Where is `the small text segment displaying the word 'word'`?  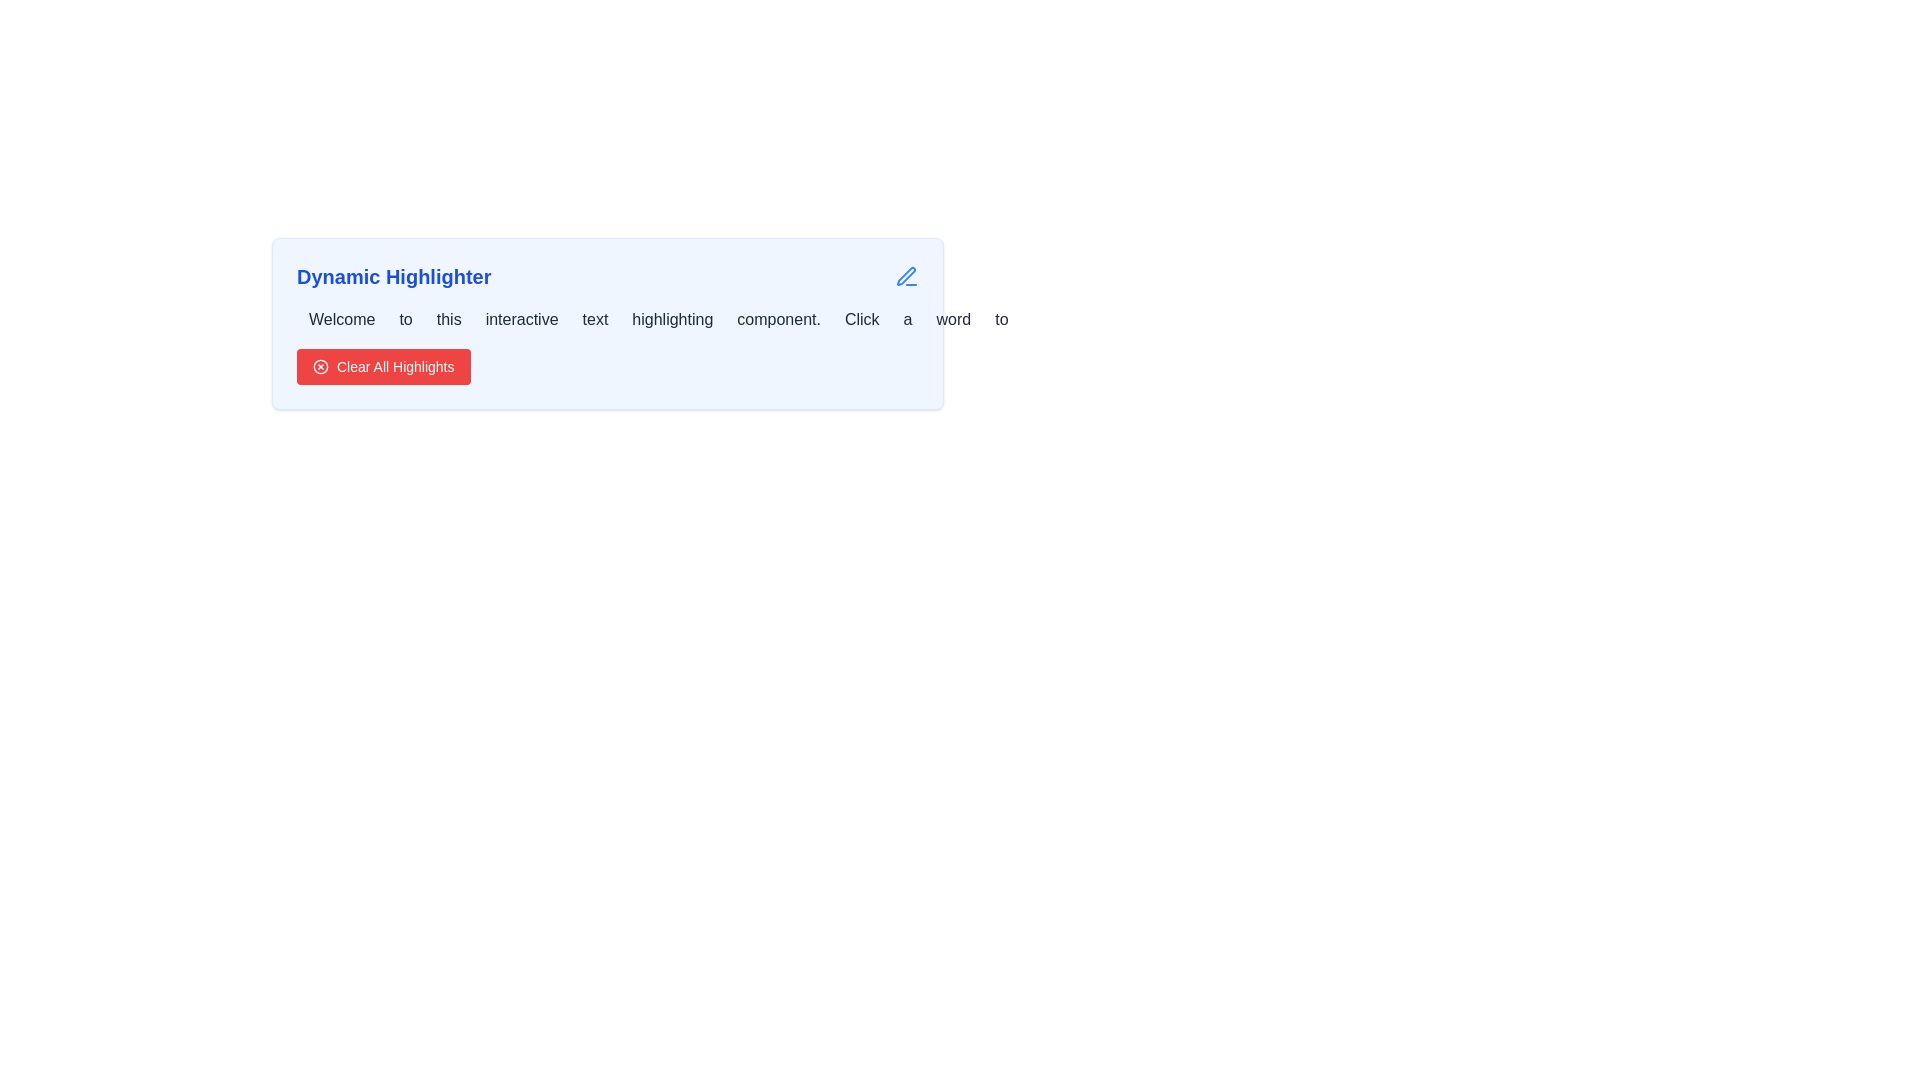
the small text segment displaying the word 'word' is located at coordinates (952, 318).